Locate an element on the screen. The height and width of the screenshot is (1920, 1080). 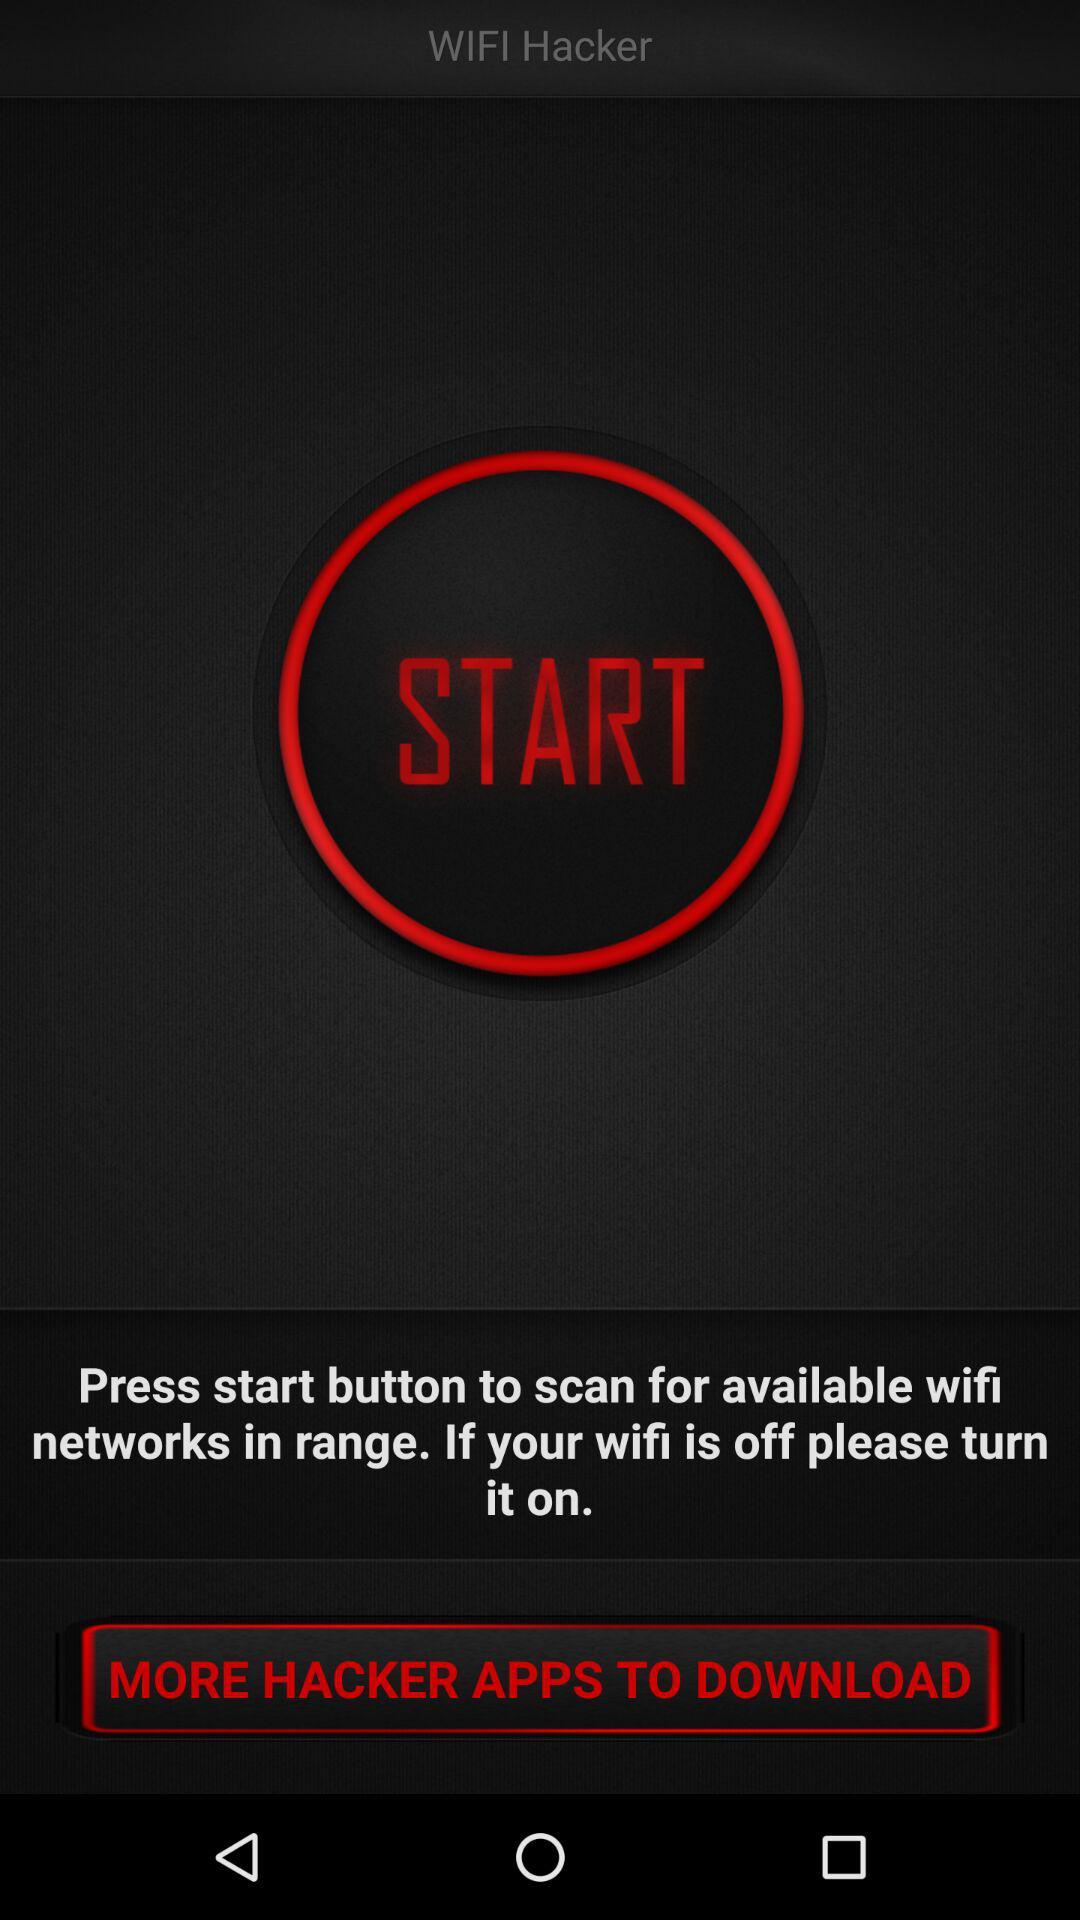
icon below press start button app is located at coordinates (540, 1678).